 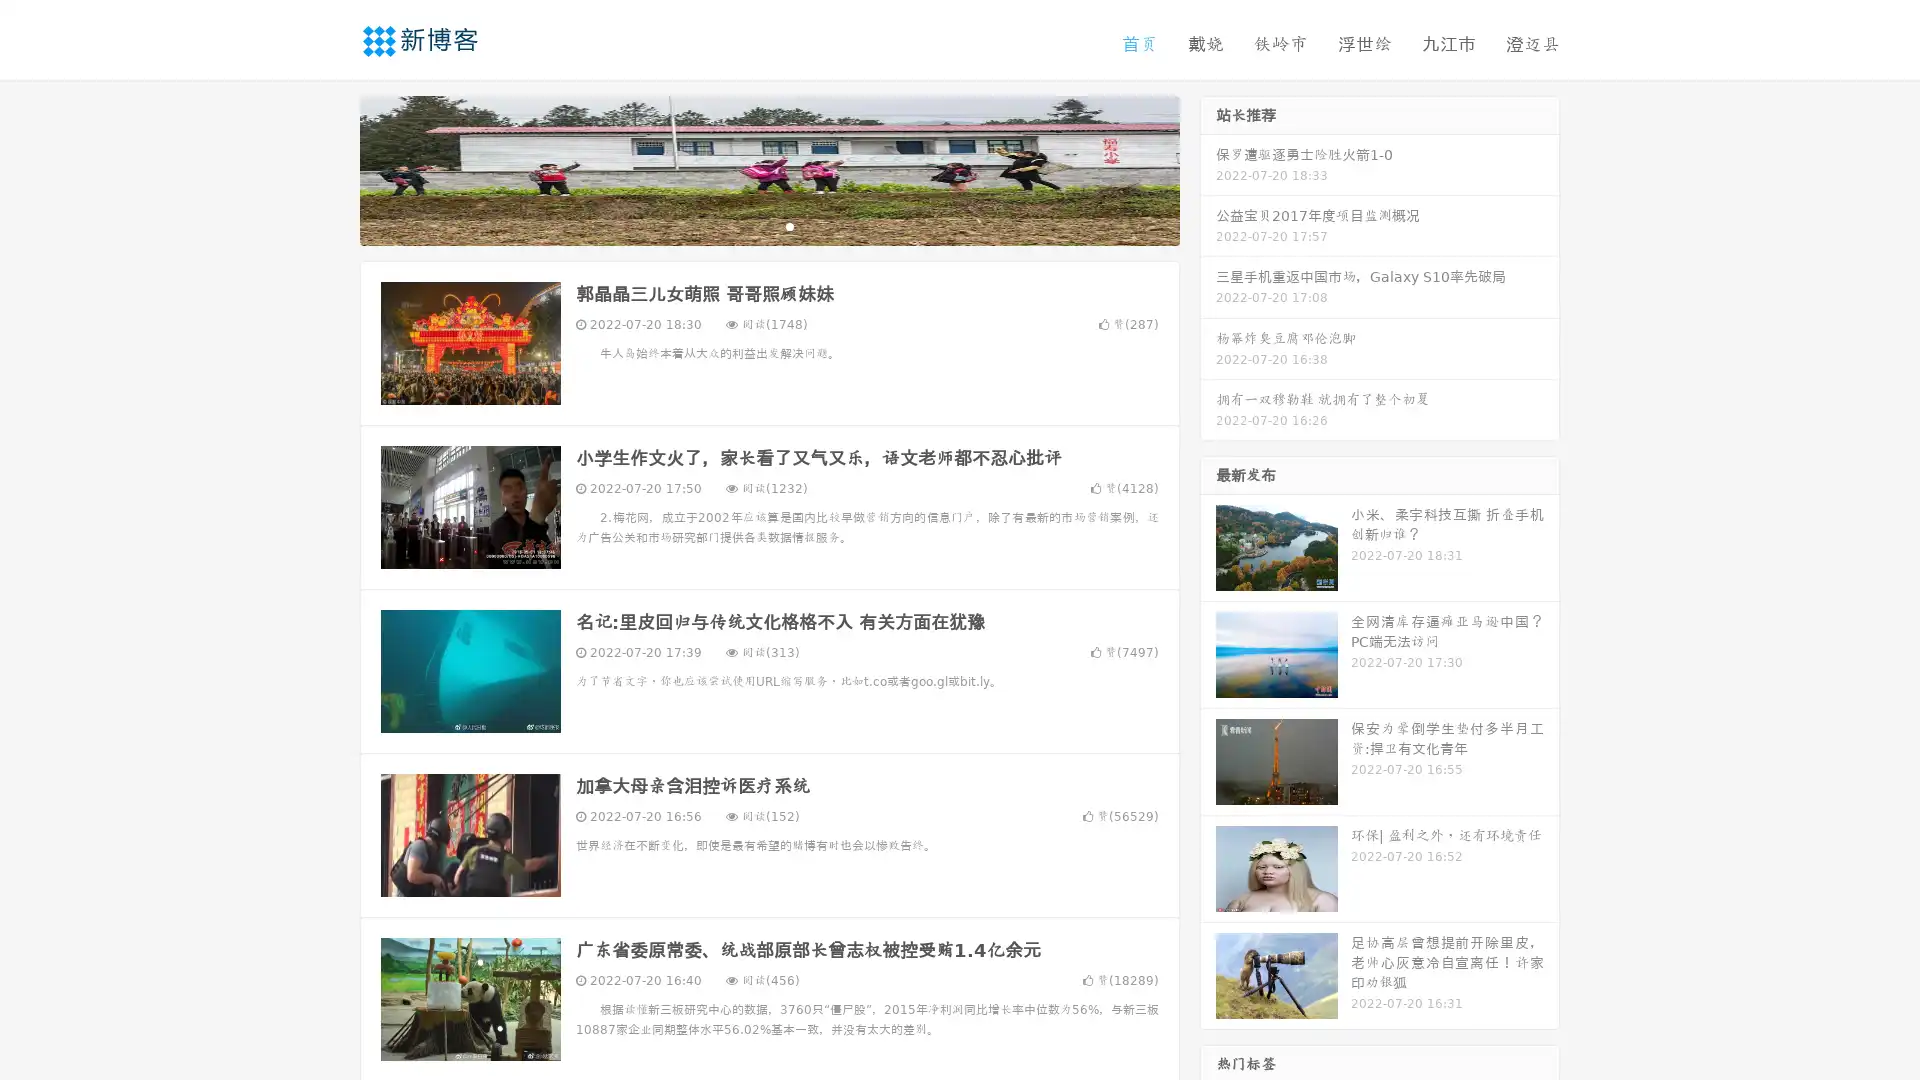 What do you see at coordinates (789, 225) in the screenshot?
I see `Go to slide 3` at bounding box center [789, 225].